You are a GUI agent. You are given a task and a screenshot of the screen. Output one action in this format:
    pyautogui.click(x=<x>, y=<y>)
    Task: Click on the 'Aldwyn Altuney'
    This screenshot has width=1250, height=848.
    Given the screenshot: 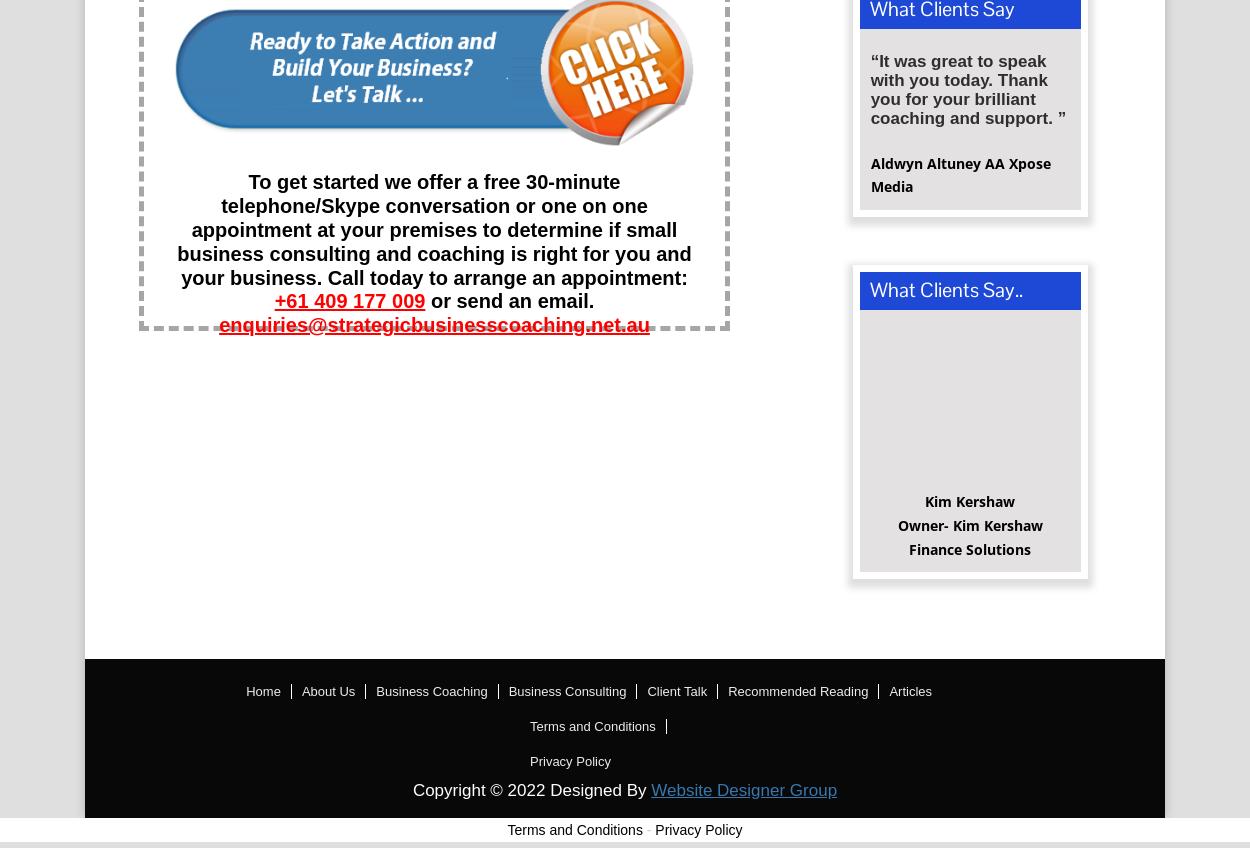 What is the action you would take?
    pyautogui.click(x=927, y=169)
    